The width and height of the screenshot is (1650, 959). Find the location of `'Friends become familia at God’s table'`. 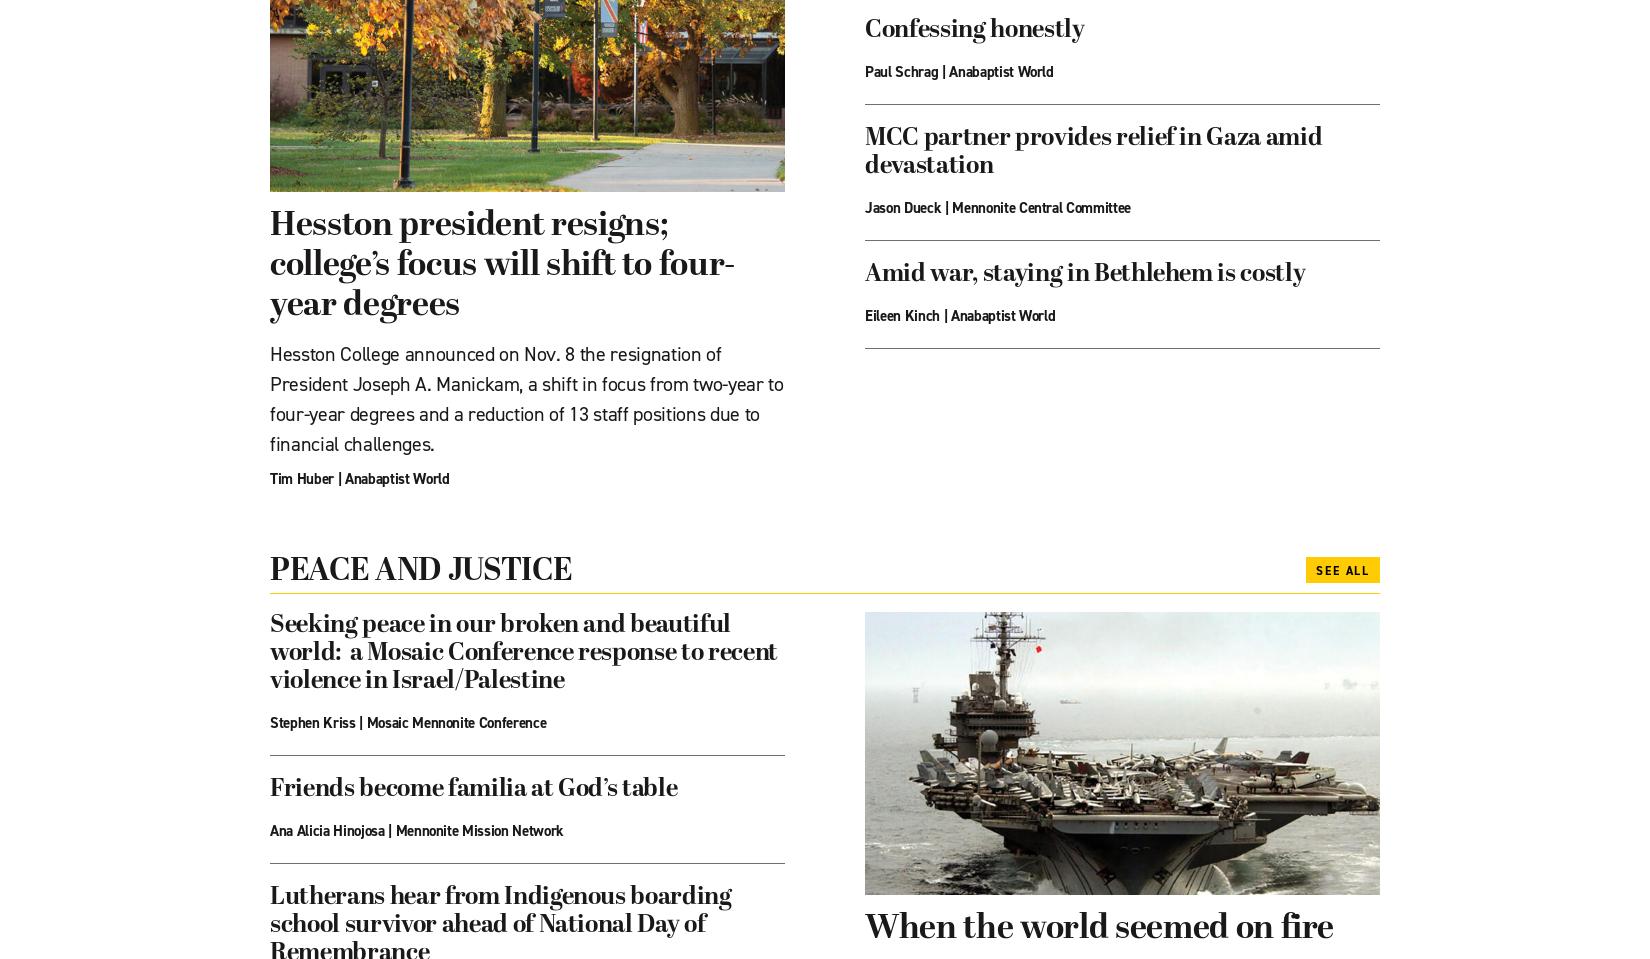

'Friends become familia at God’s table' is located at coordinates (472, 790).